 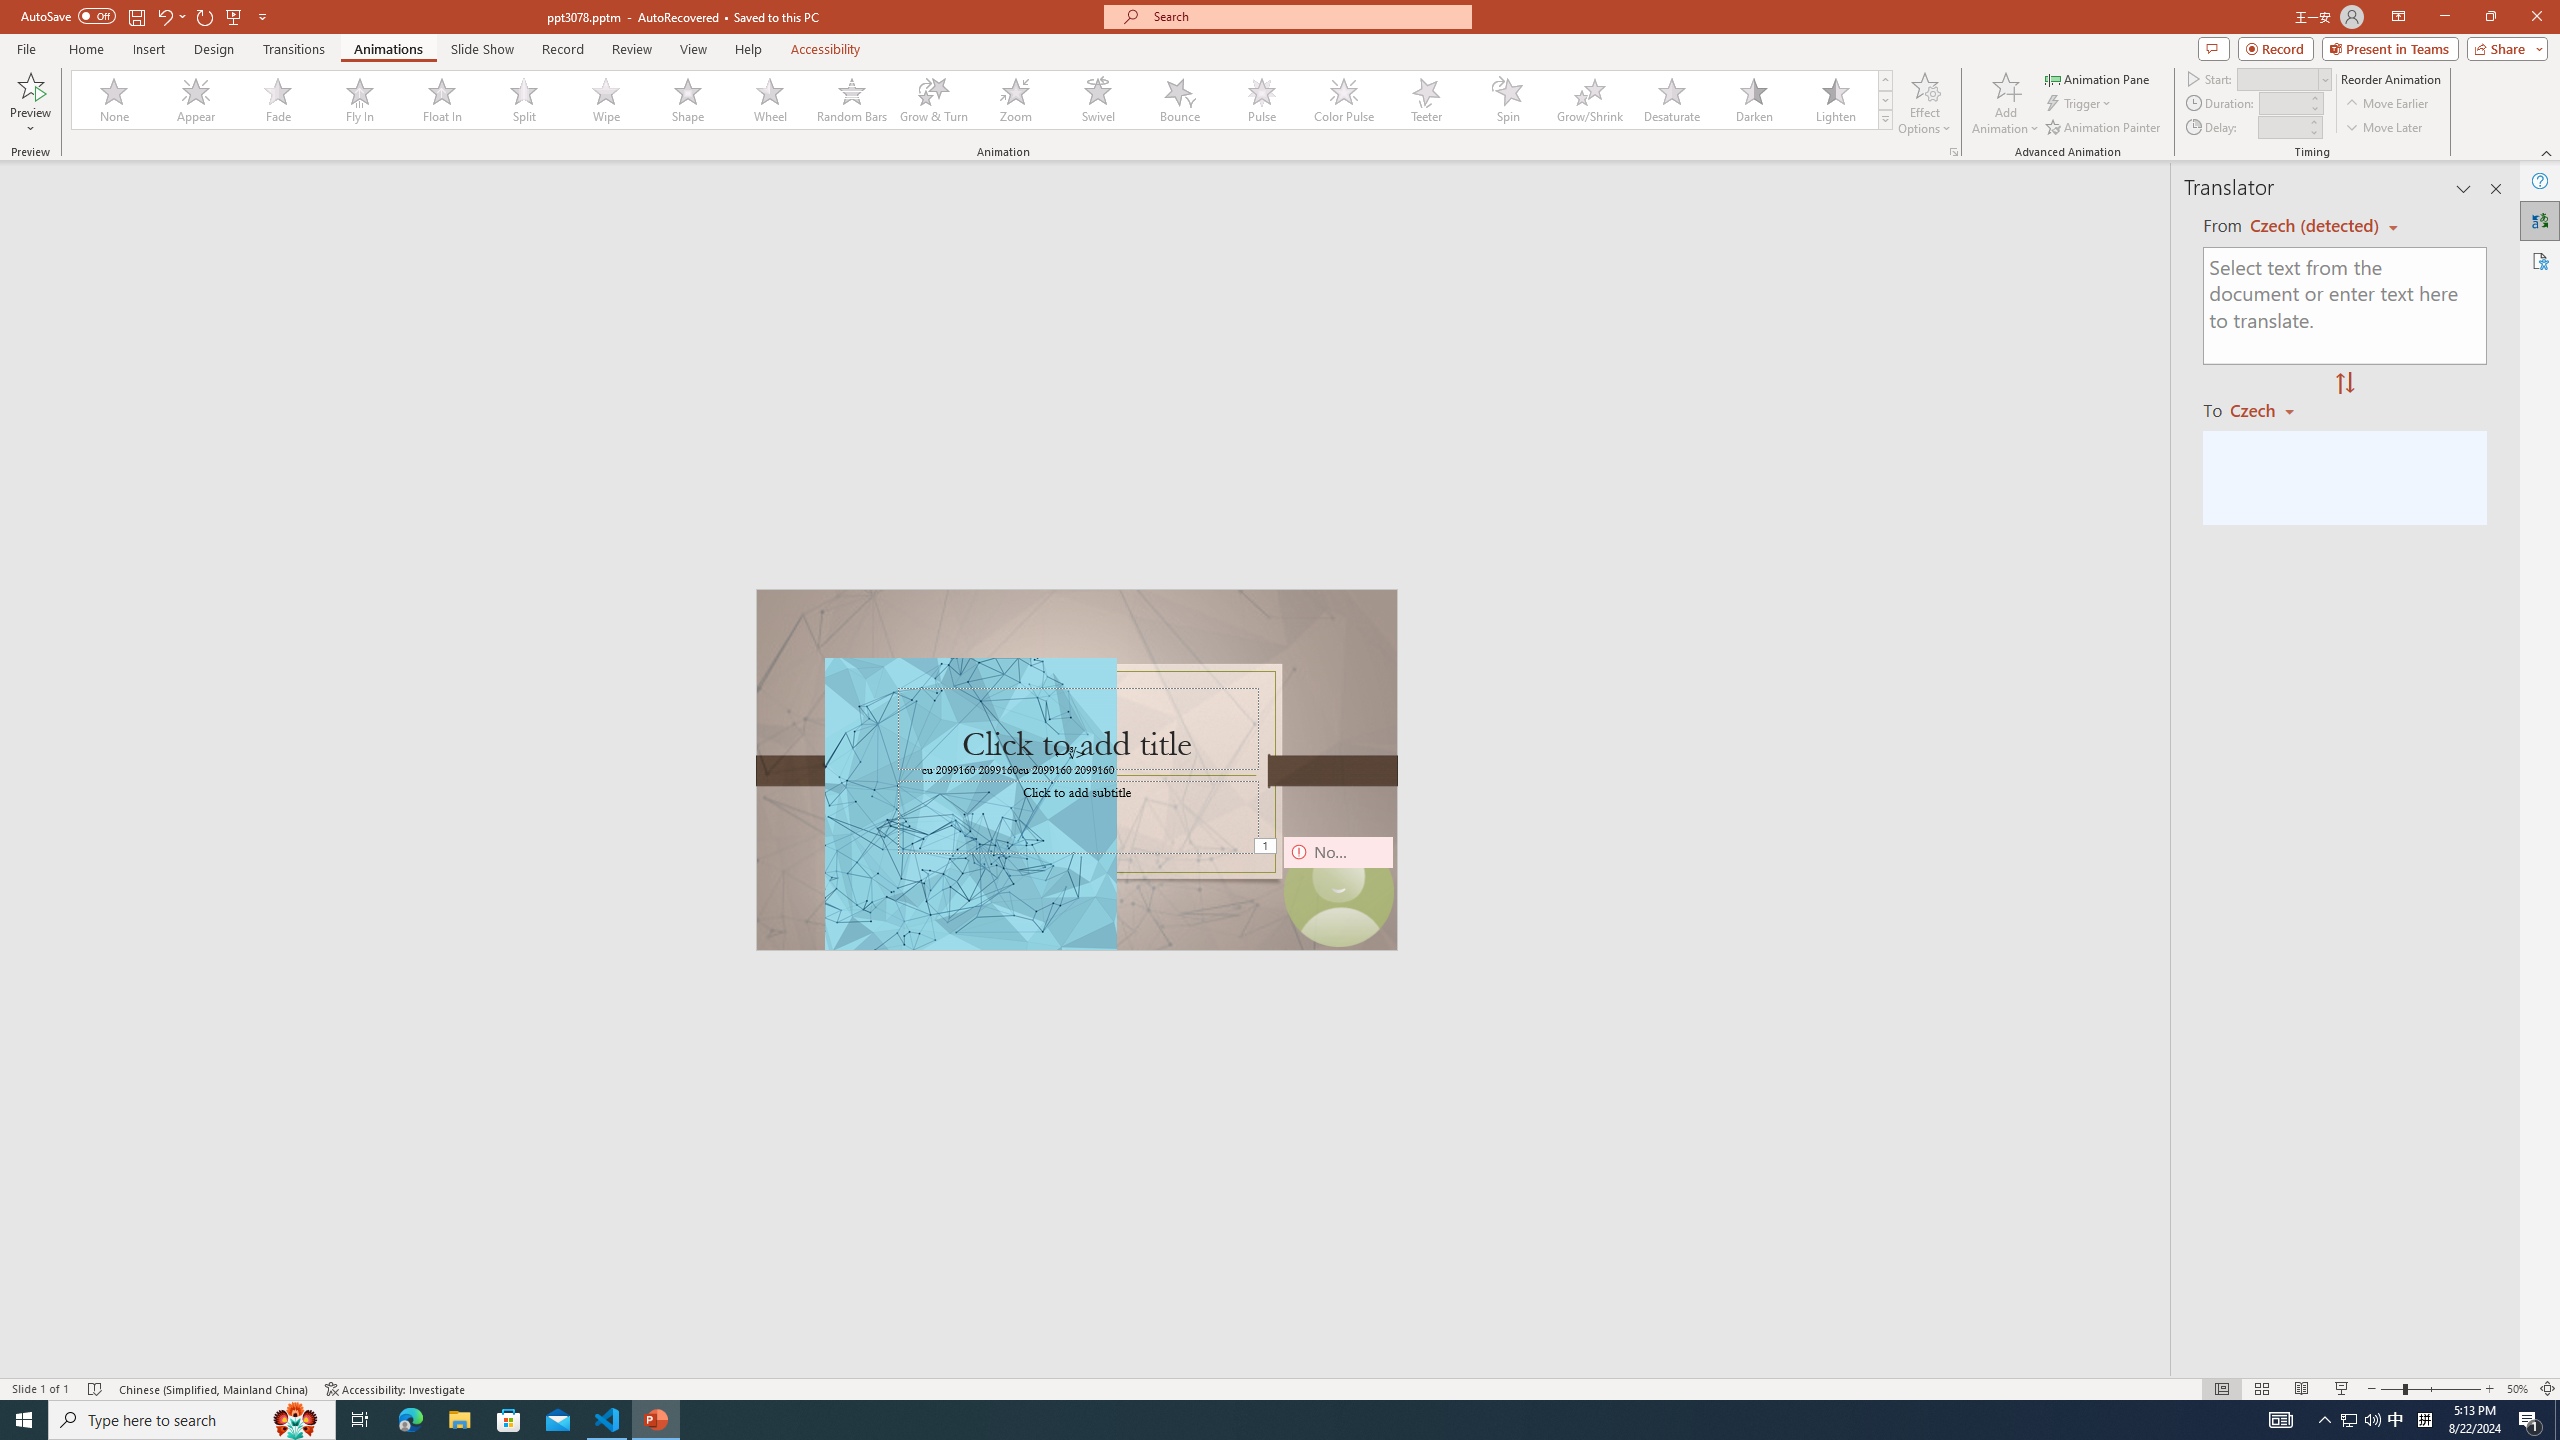 I want to click on 'Pulse', so click(x=1261, y=99).